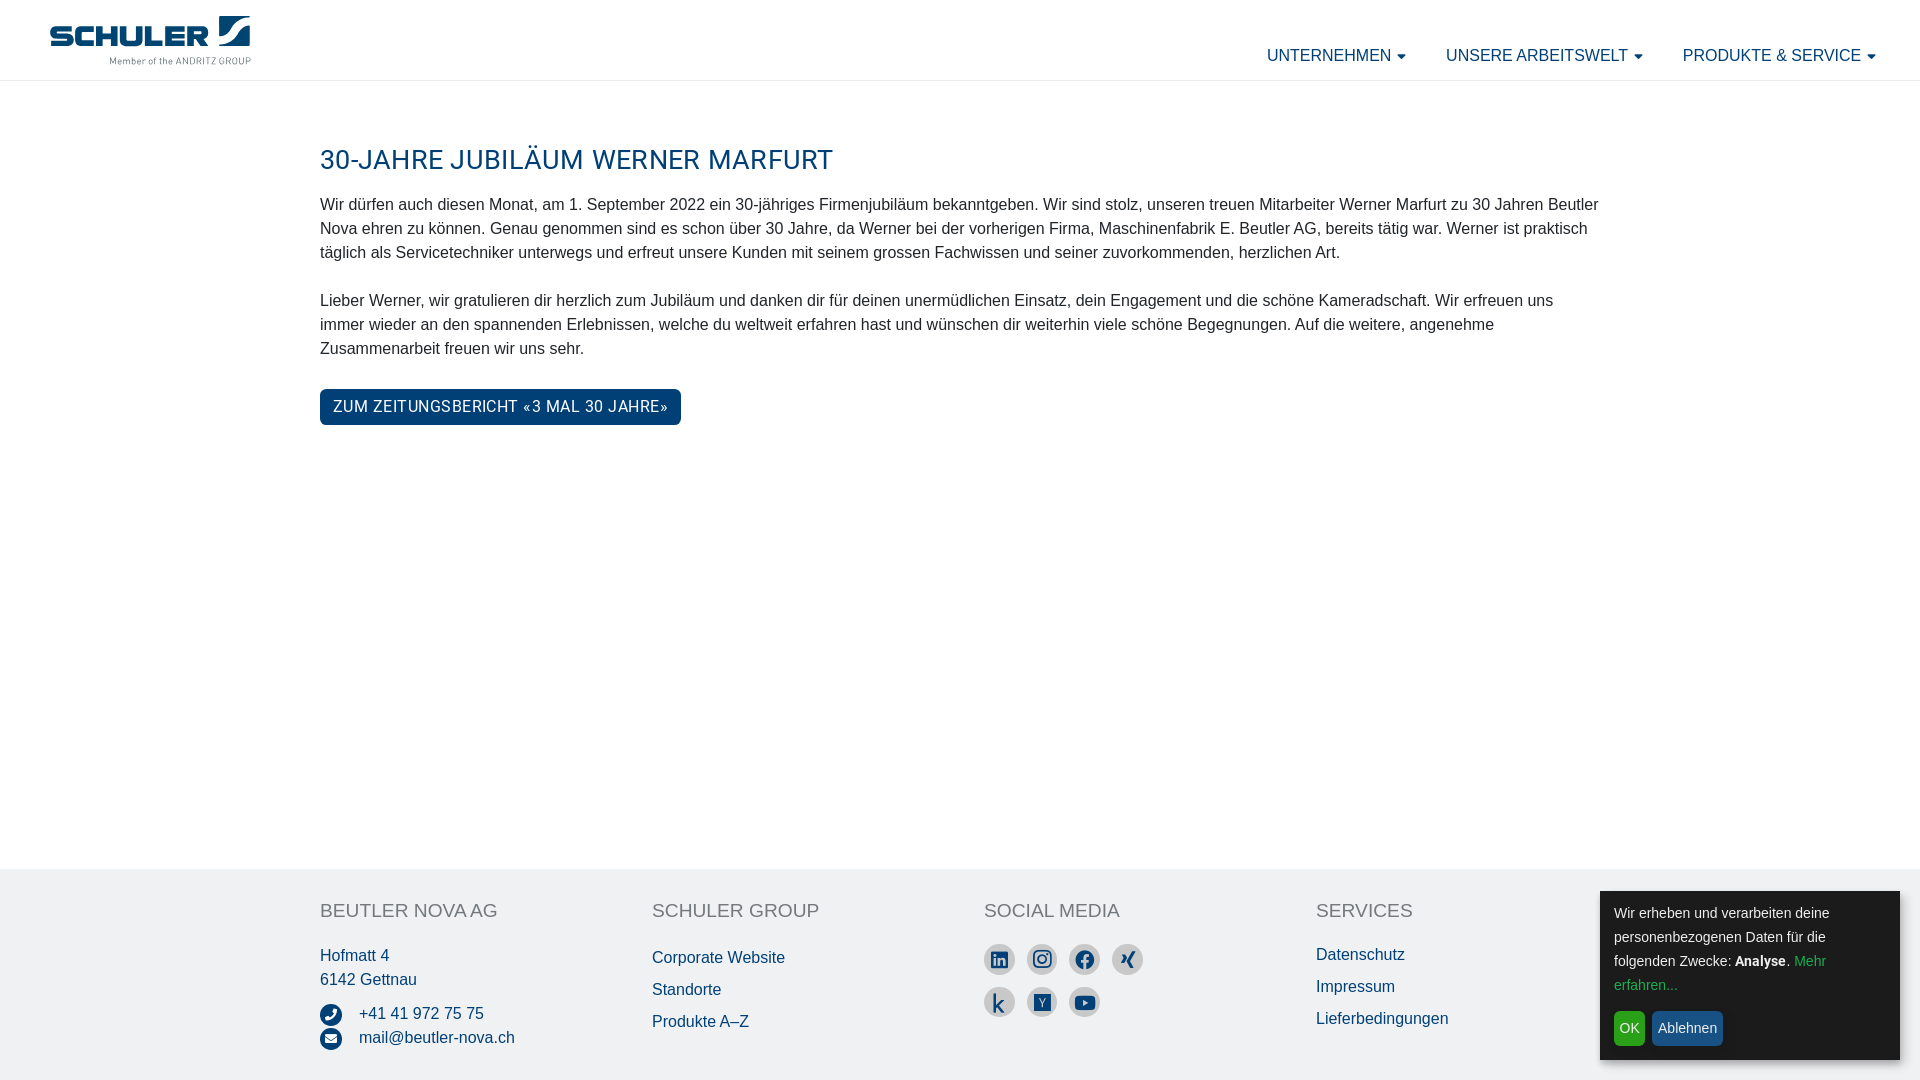 The width and height of the screenshot is (1920, 1080). I want to click on 'Impressum', so click(1315, 985).